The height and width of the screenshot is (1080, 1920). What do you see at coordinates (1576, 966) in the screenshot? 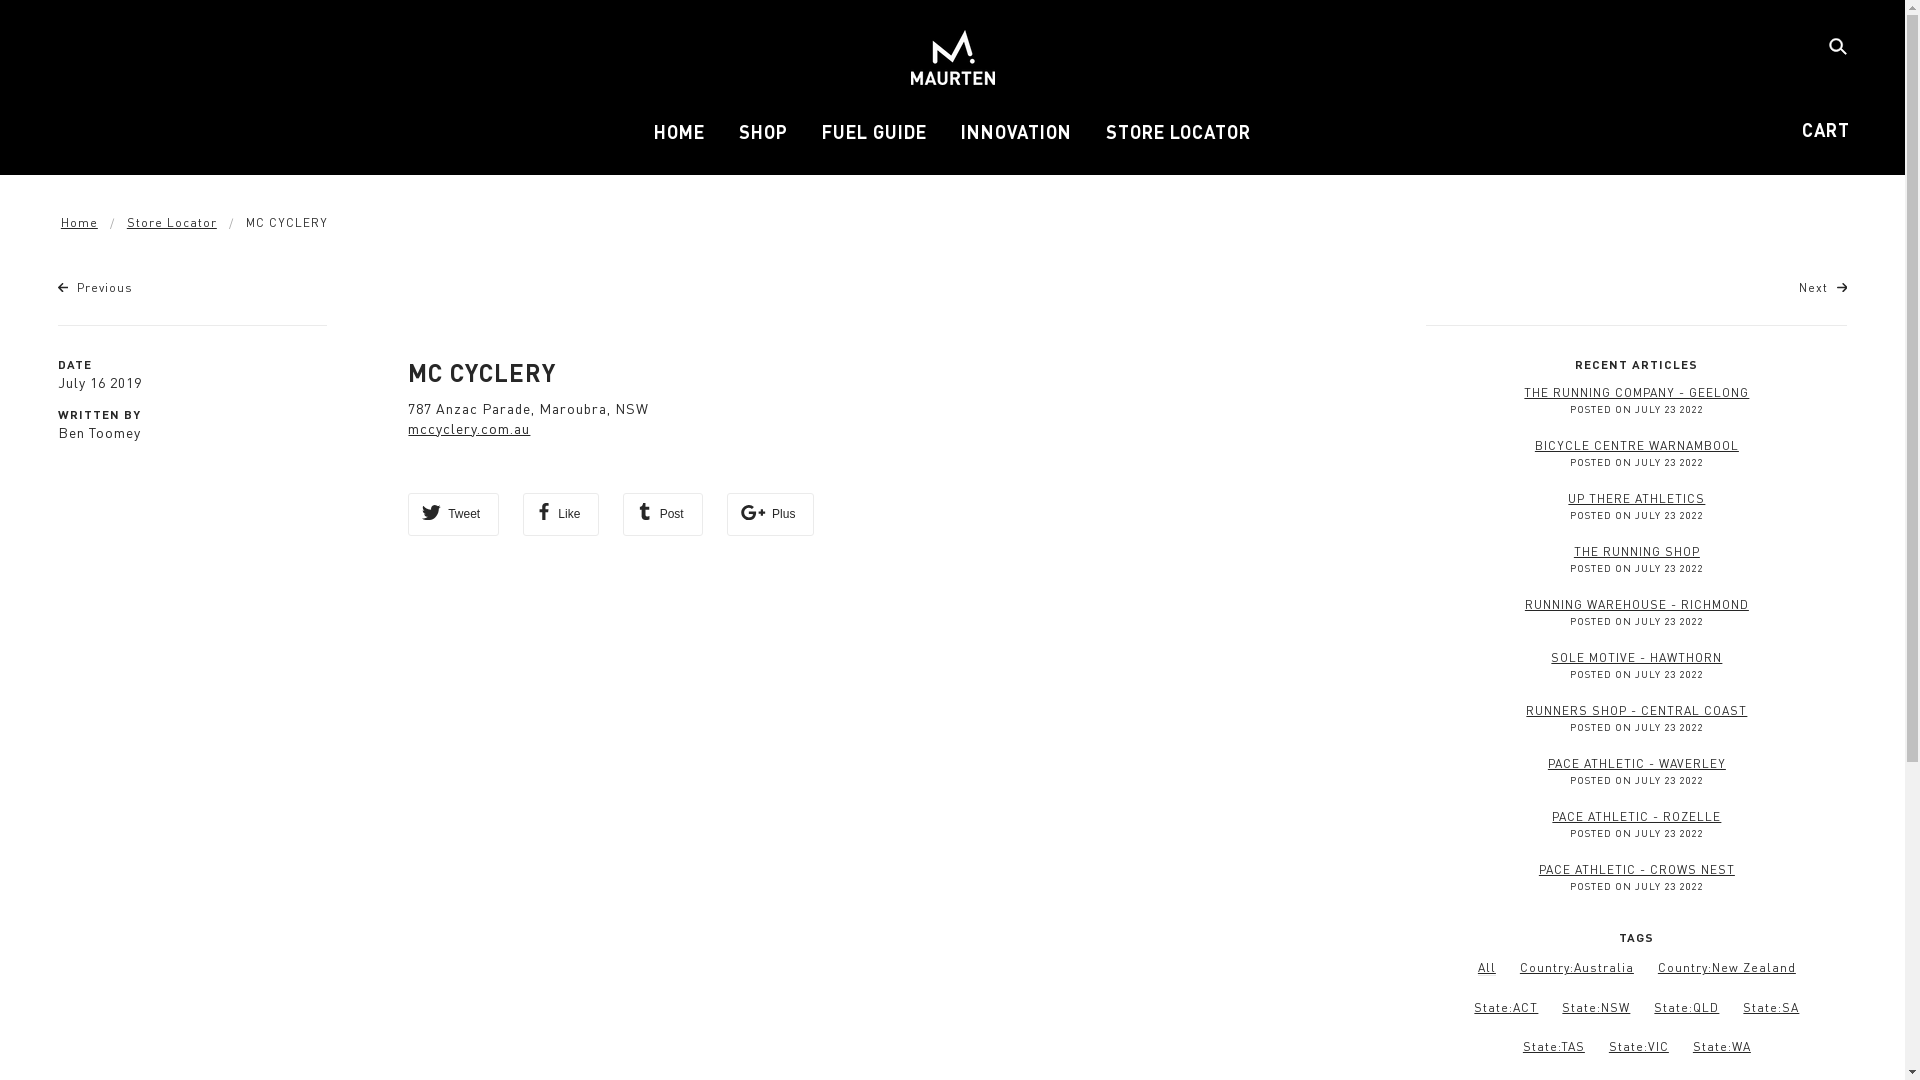
I see `'Country:Australia'` at bounding box center [1576, 966].